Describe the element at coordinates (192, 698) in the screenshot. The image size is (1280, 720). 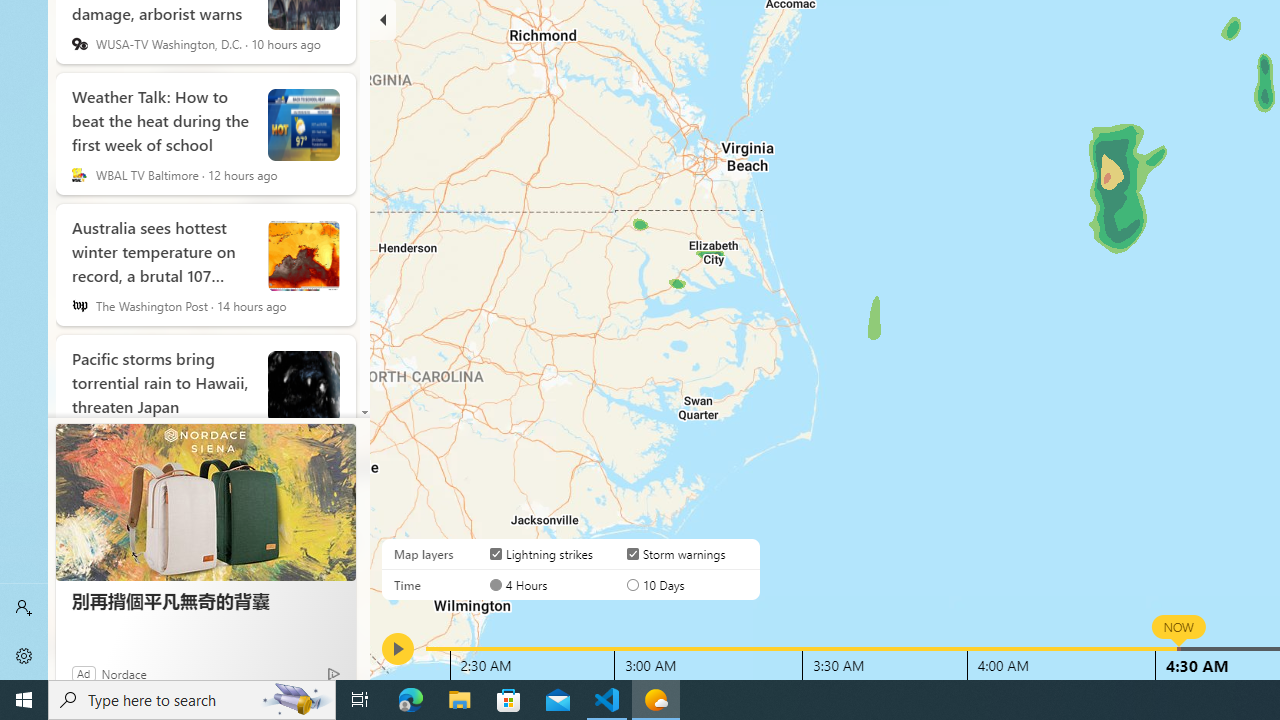
I see `'Type here to search'` at that location.